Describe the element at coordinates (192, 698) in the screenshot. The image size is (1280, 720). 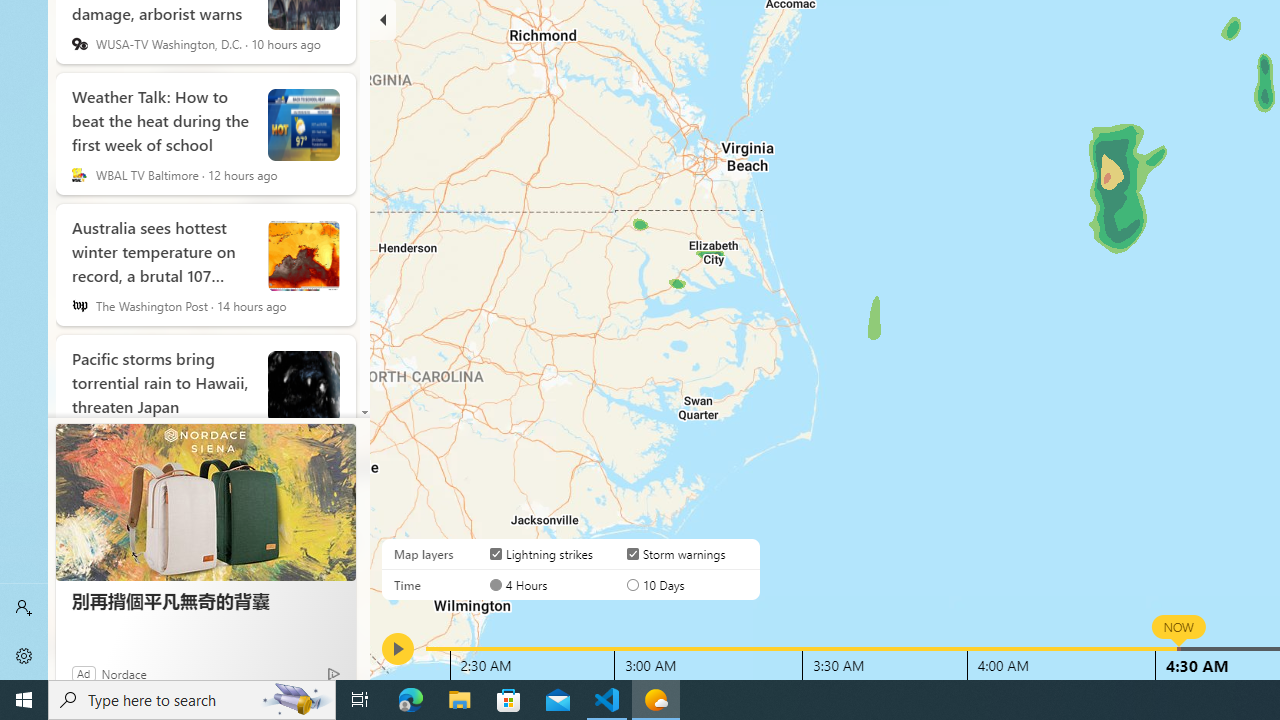
I see `'Type here to search'` at that location.